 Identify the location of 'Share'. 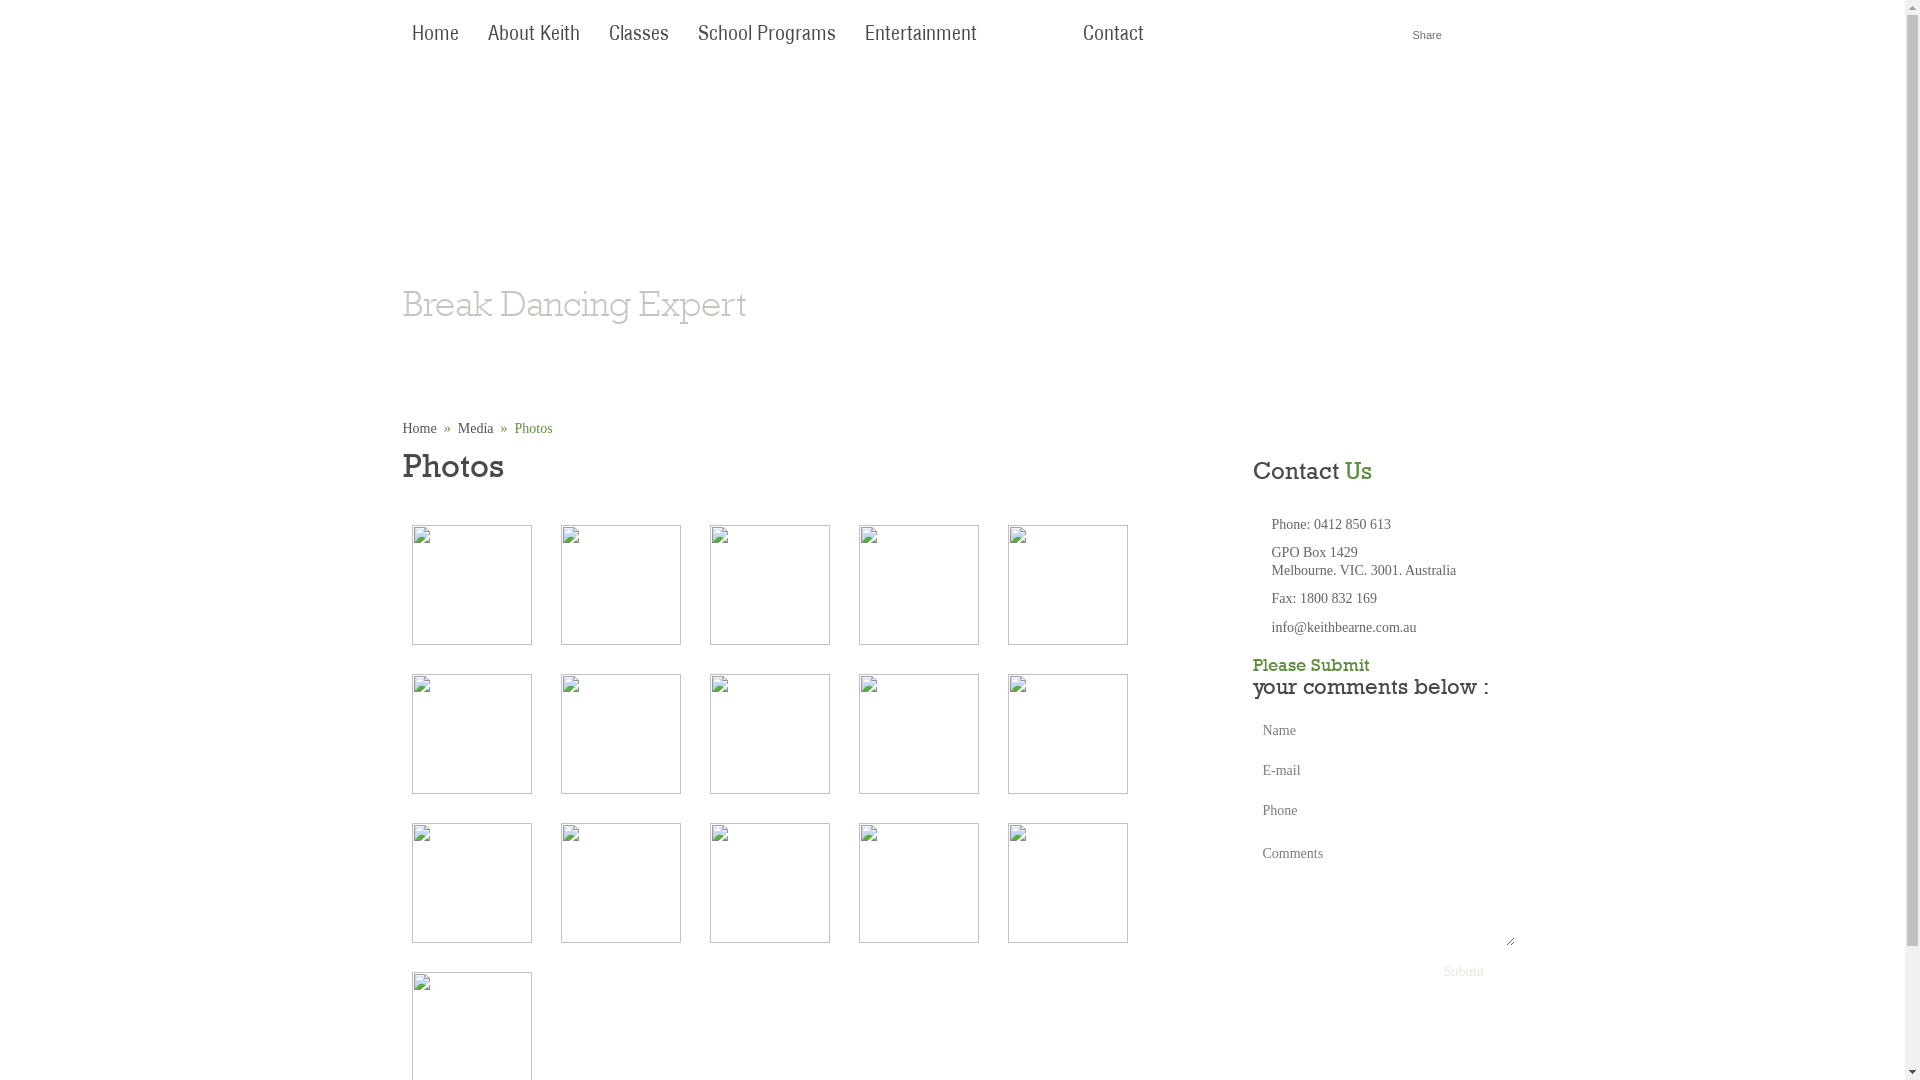
(1425, 34).